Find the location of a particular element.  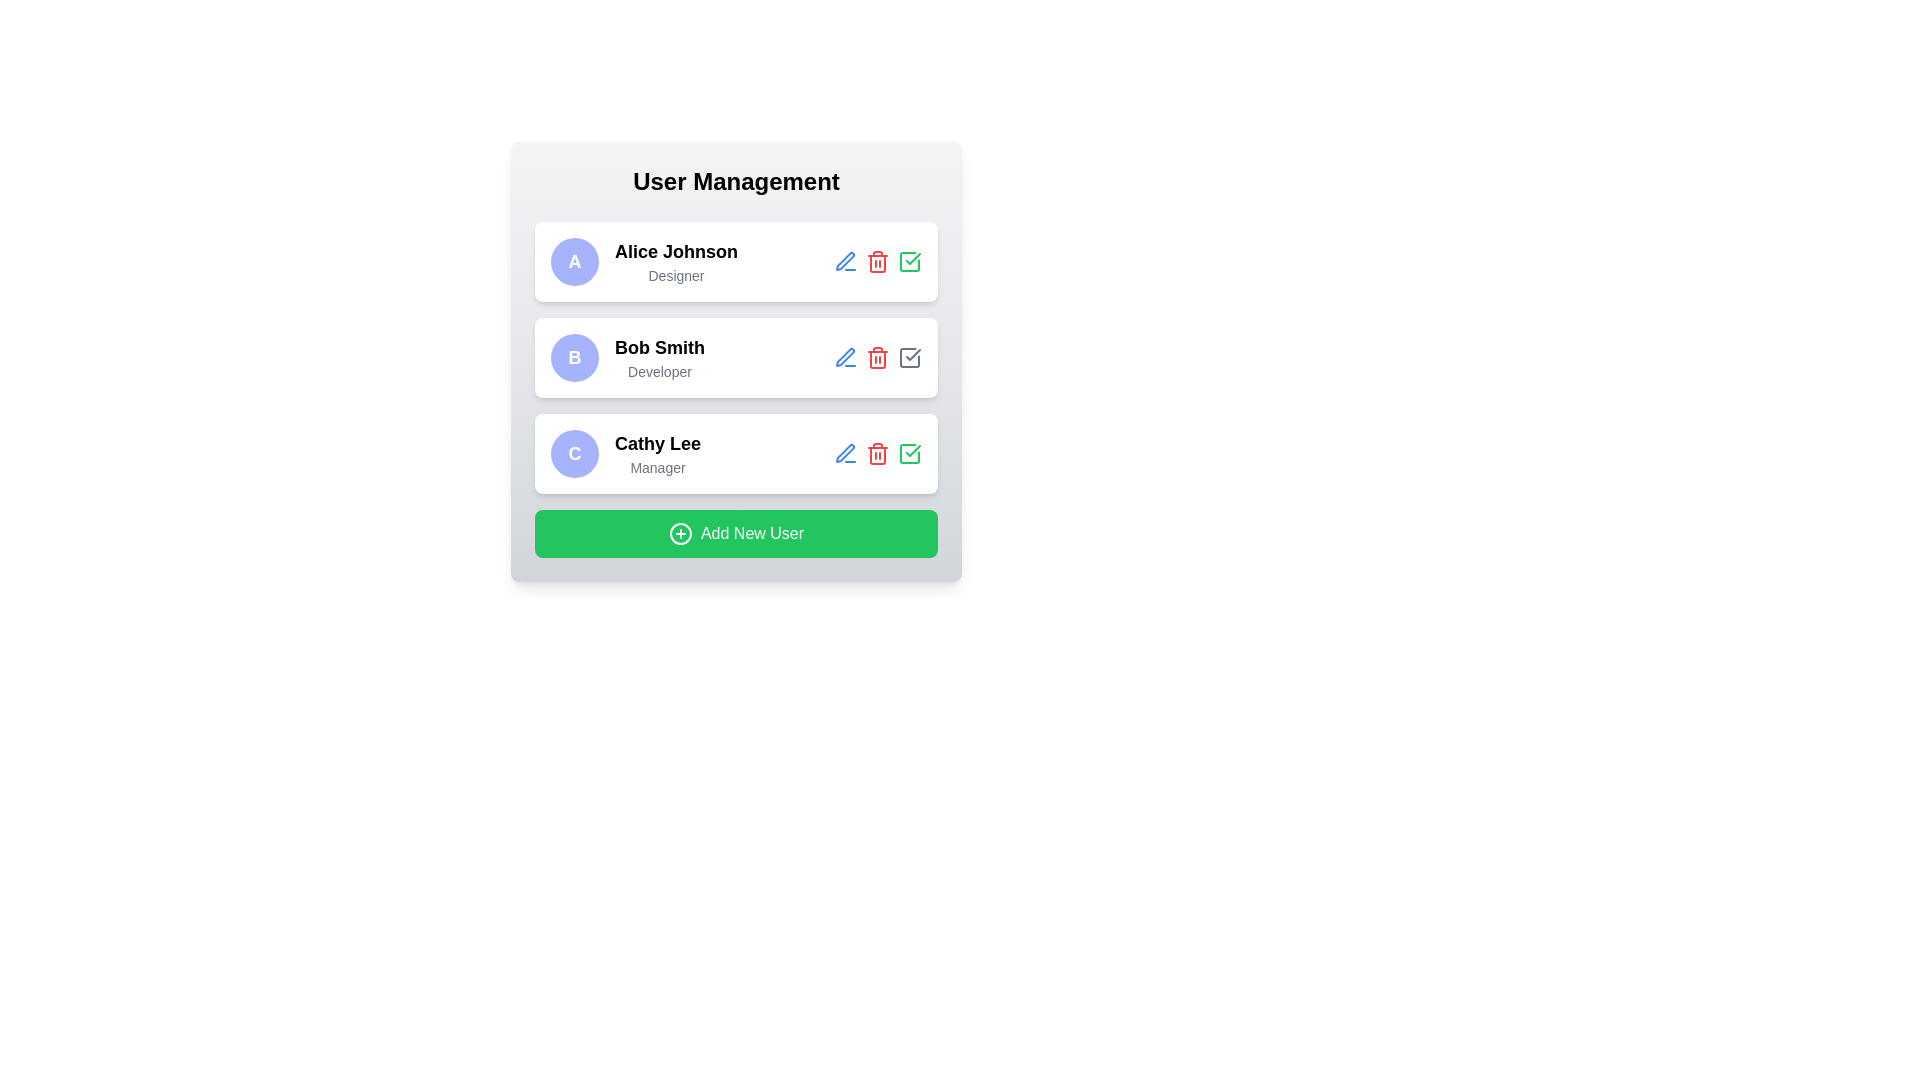

the Text Display element that shows the name and role of an individual, which is is located at coordinates (676, 261).